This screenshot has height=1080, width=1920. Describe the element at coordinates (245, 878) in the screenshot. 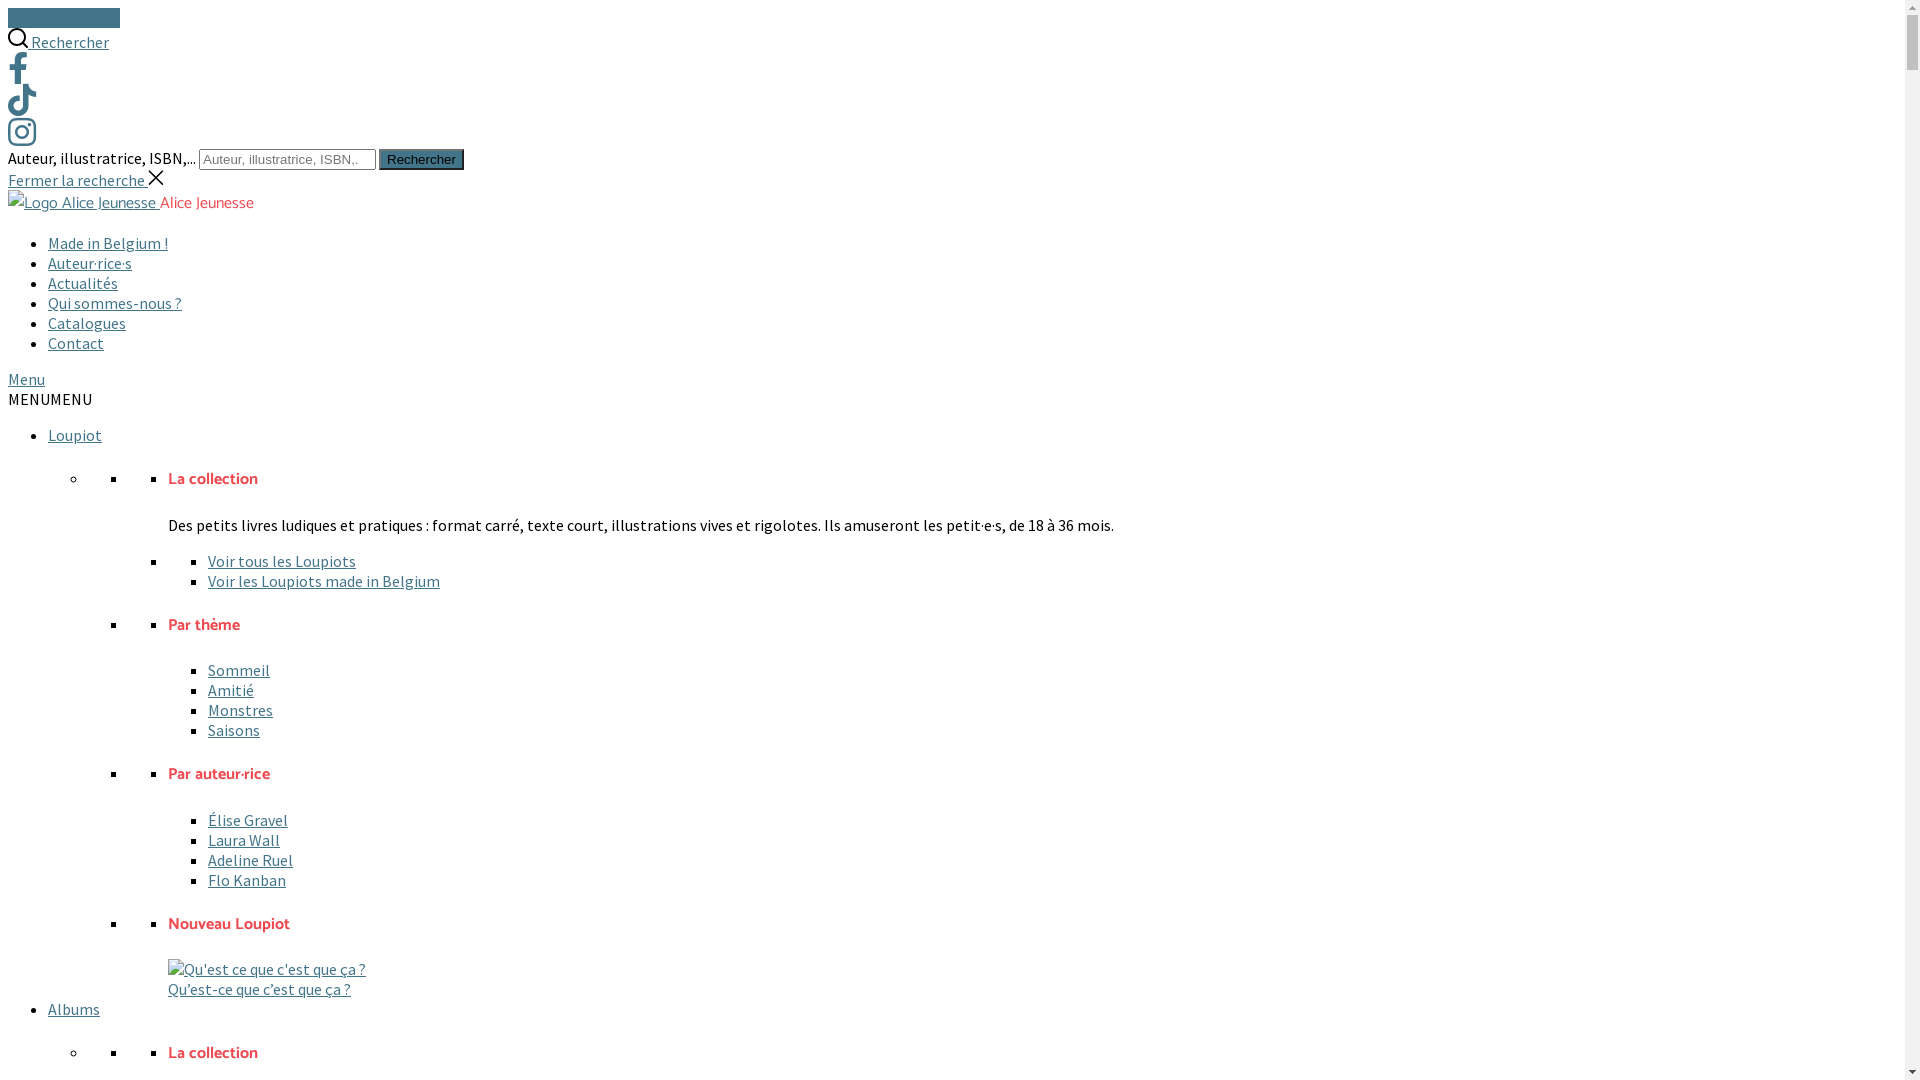

I see `'Flo Kanban'` at that location.